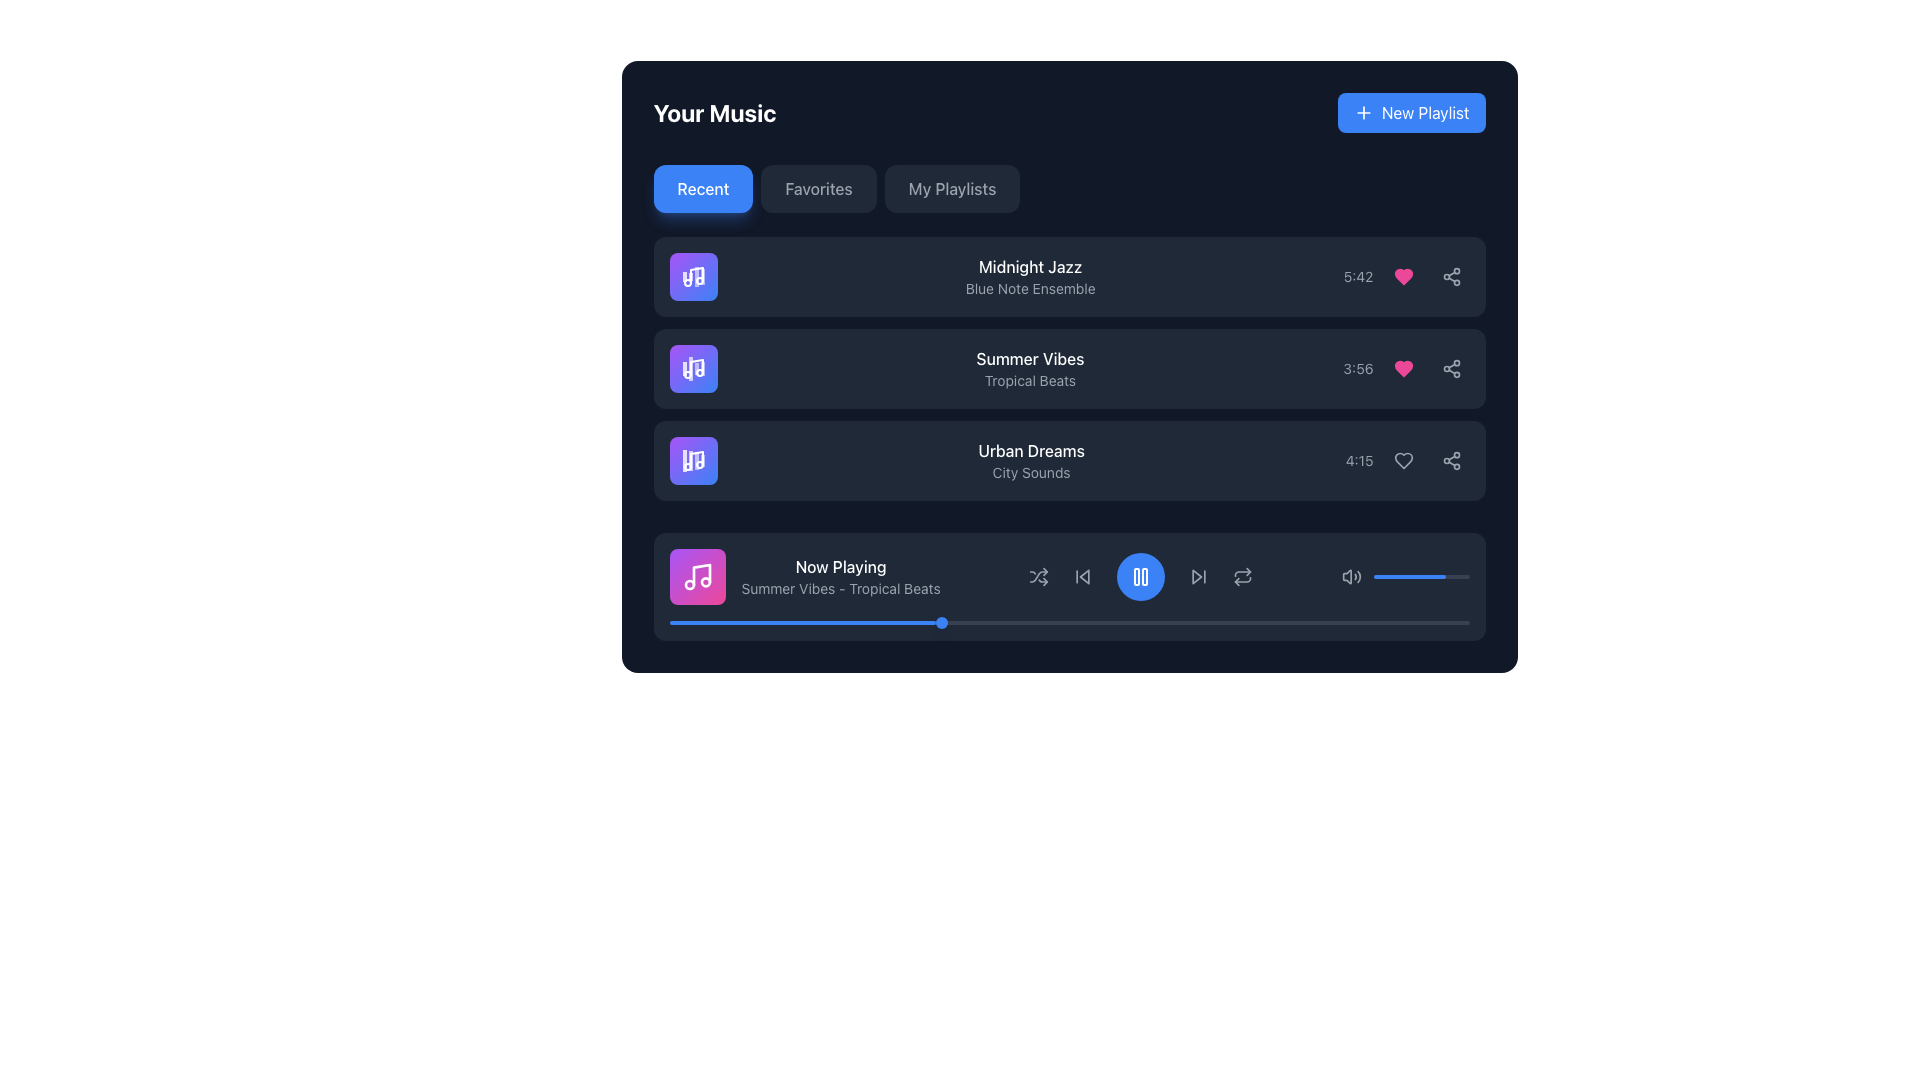  What do you see at coordinates (1410, 112) in the screenshot?
I see `the 'New Playlist' button with a blue background and white text` at bounding box center [1410, 112].